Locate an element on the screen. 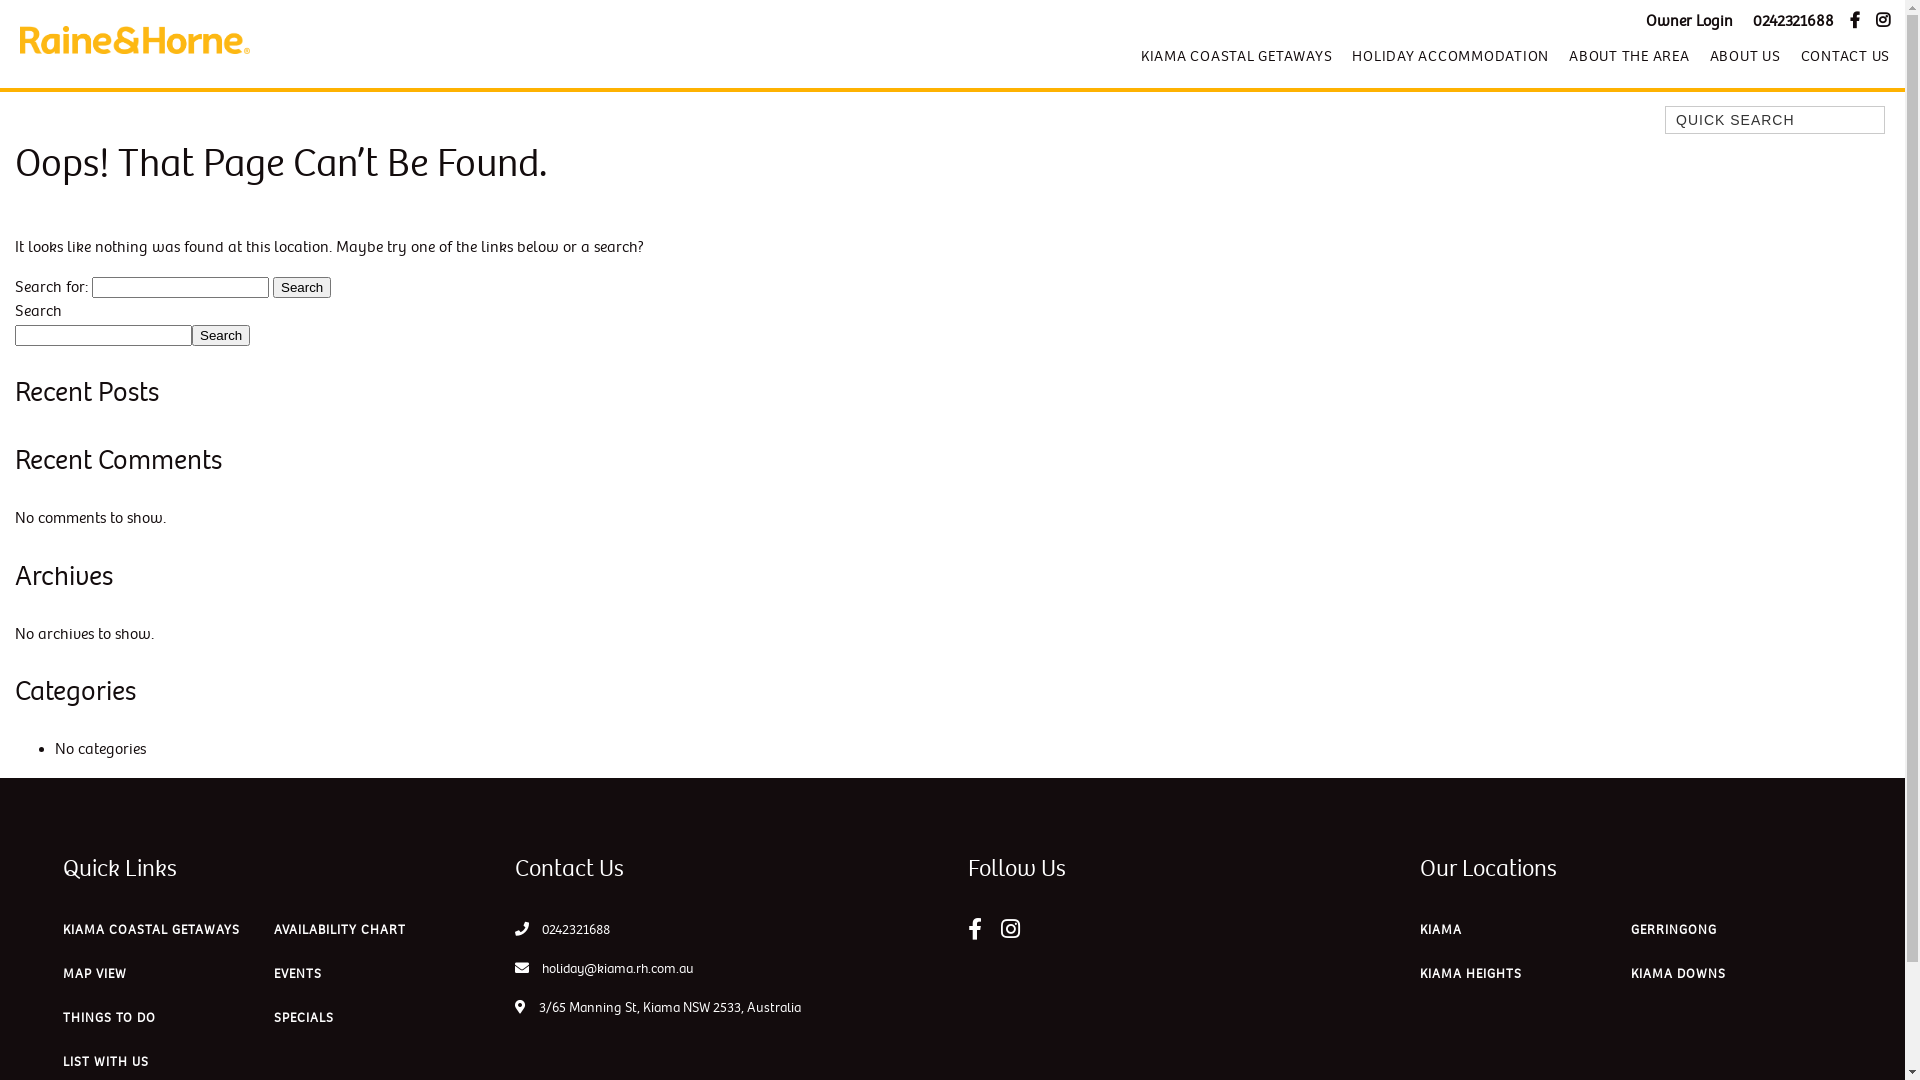 The width and height of the screenshot is (1920, 1080). 'ABOUT US' is located at coordinates (1744, 55).